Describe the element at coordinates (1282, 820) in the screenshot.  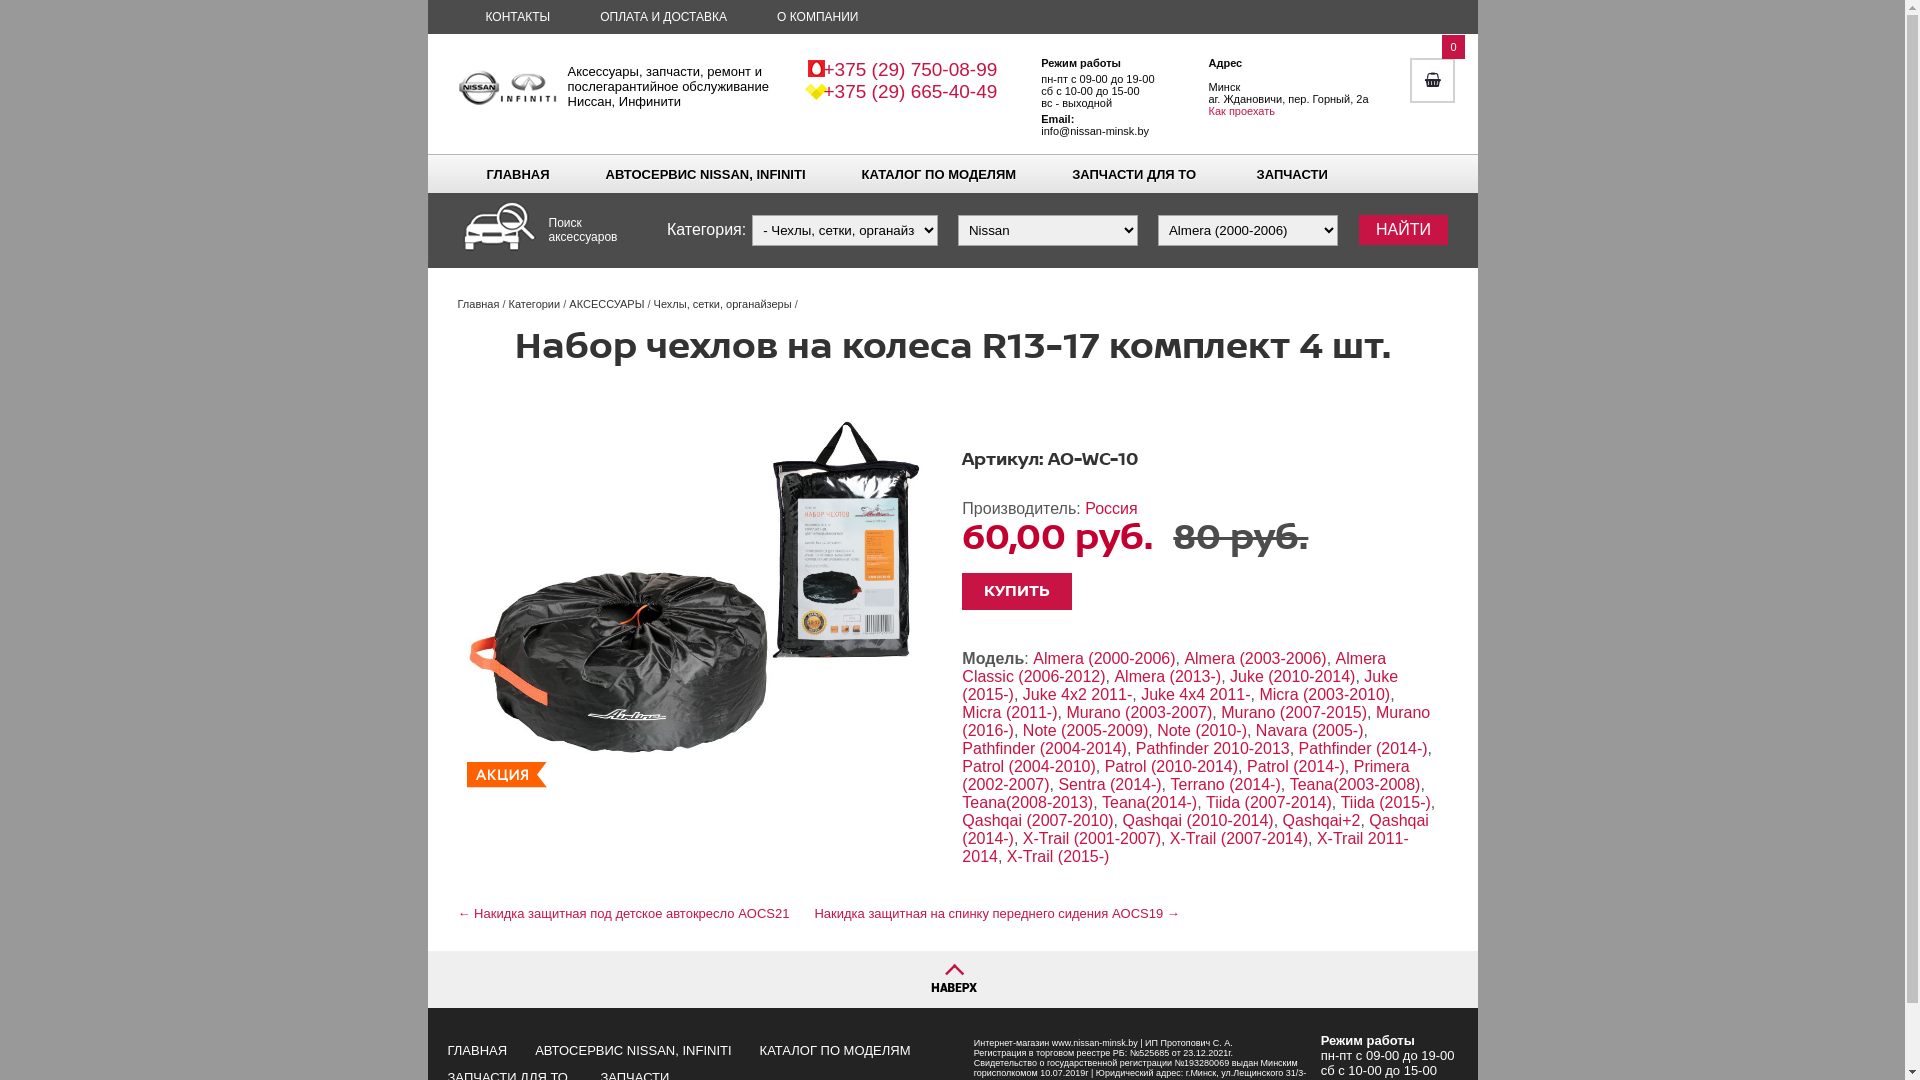
I see `'Qashqai+2'` at that location.